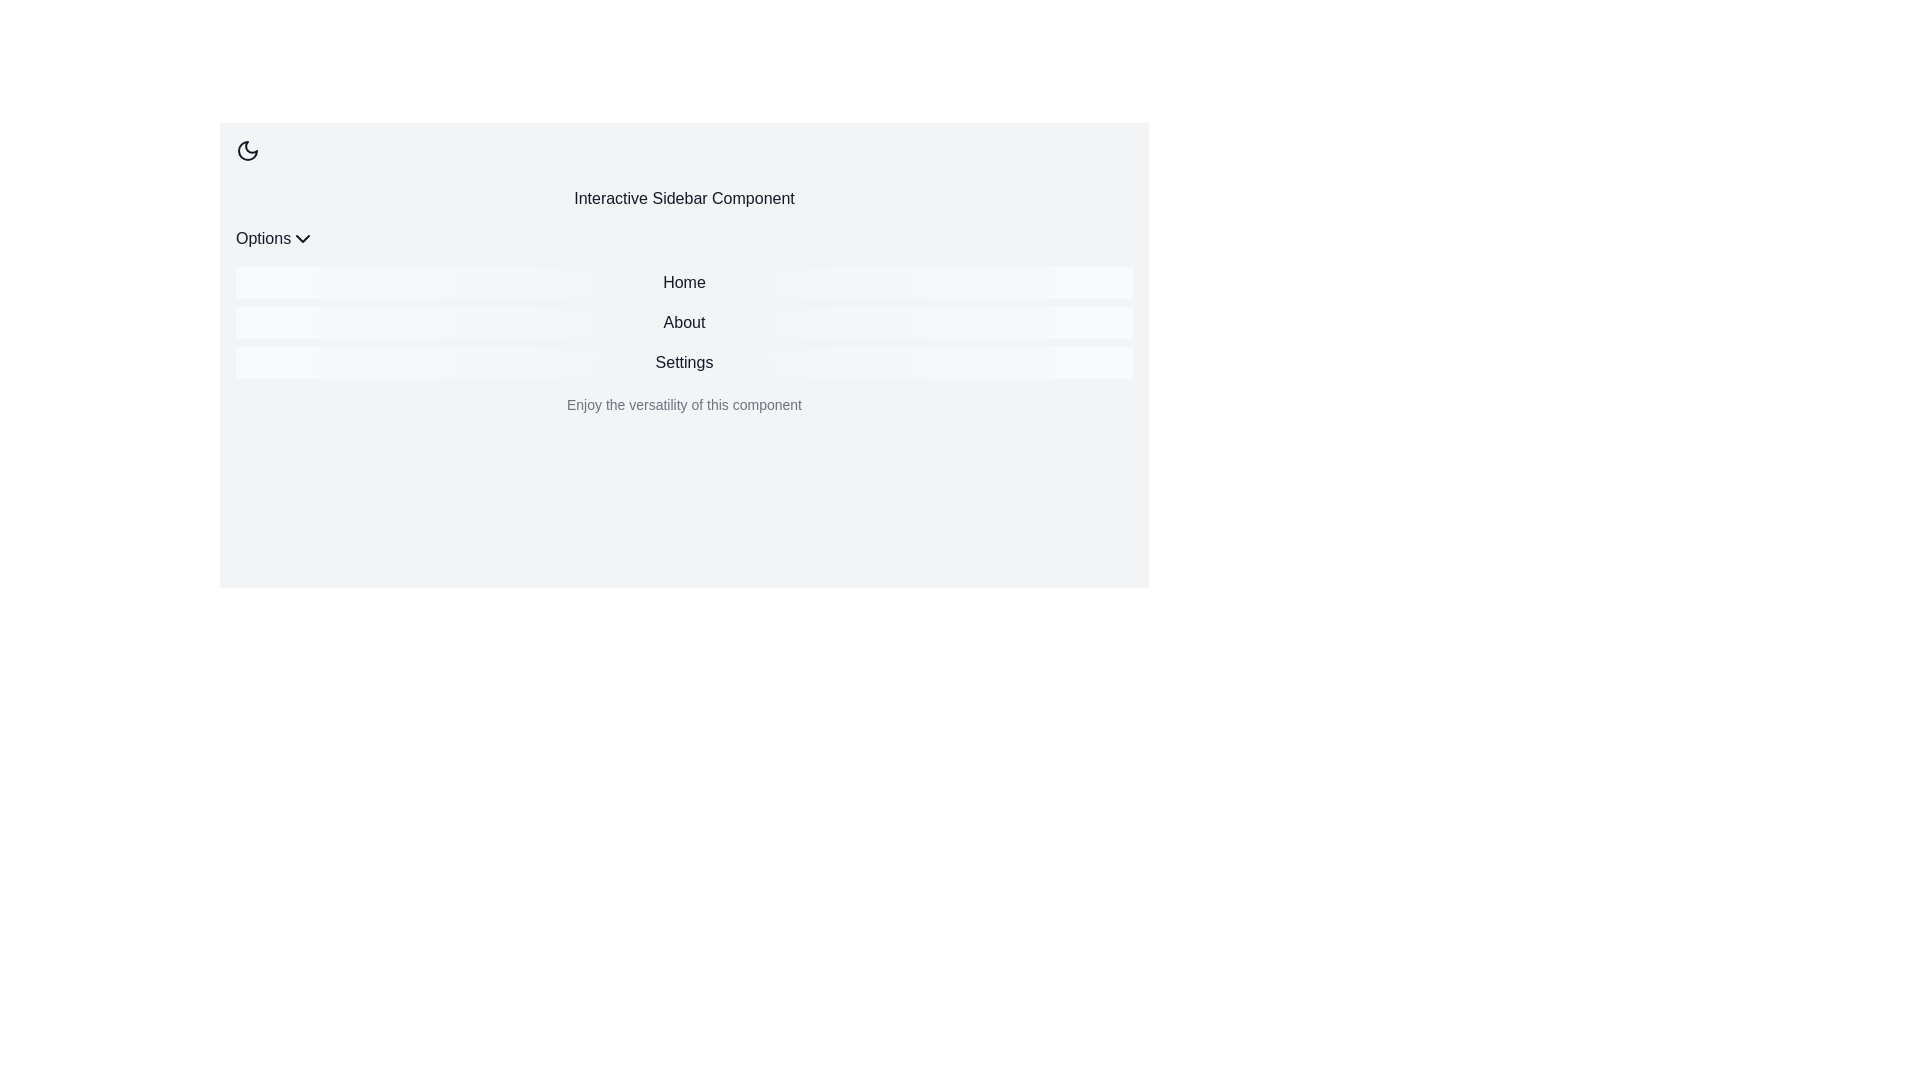  Describe the element at coordinates (274, 238) in the screenshot. I see `the dropdown menu trigger labeled 'Options' with a downward-facing chevron icon, located in the sidebar section of the interface` at that location.